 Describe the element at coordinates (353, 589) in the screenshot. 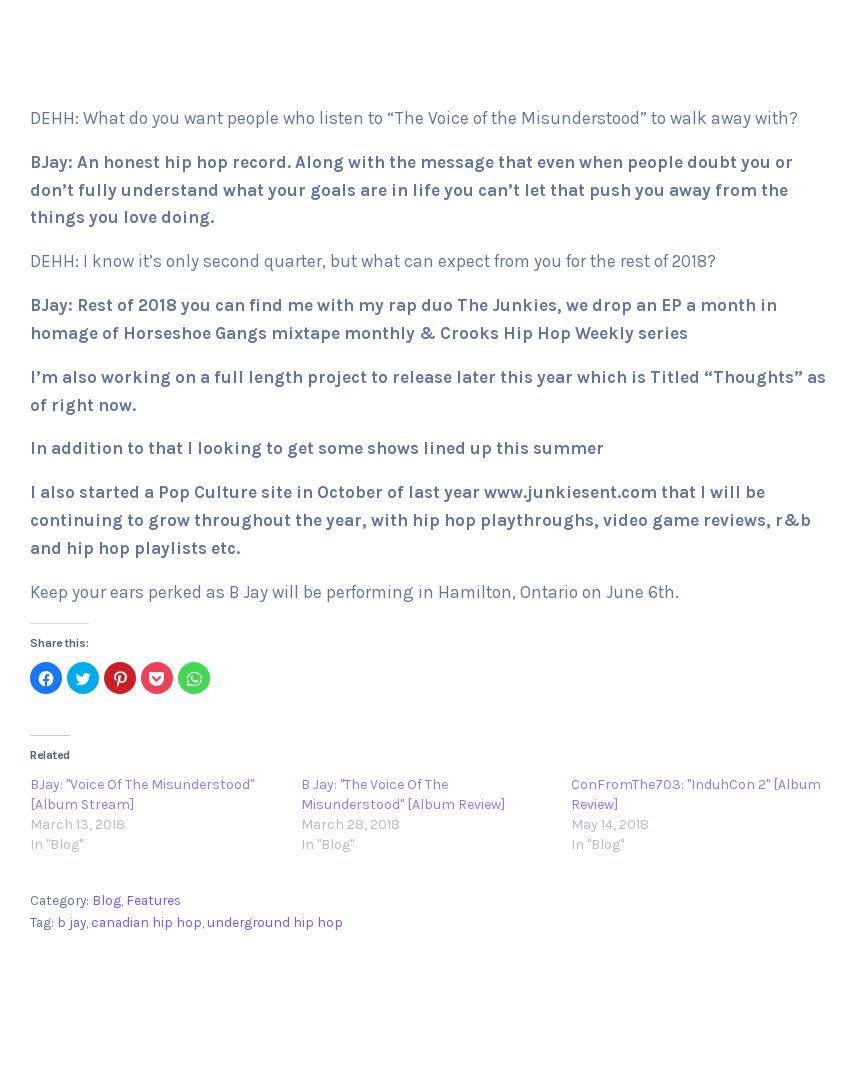

I see `'Keep your ears perked as B Jay will be performing in Hamilton, Ontario on June 6th.'` at that location.